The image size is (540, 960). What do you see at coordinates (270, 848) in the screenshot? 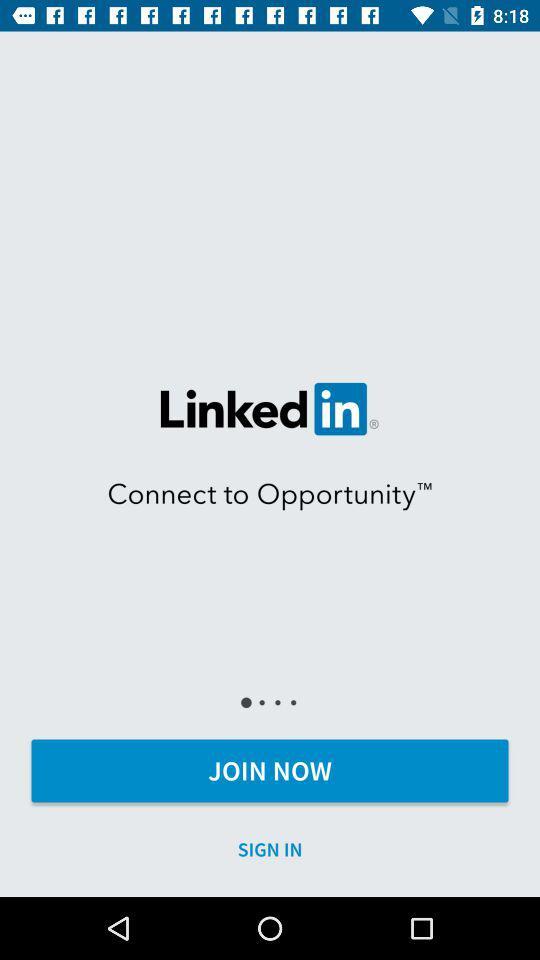
I see `icon below the join now` at bounding box center [270, 848].